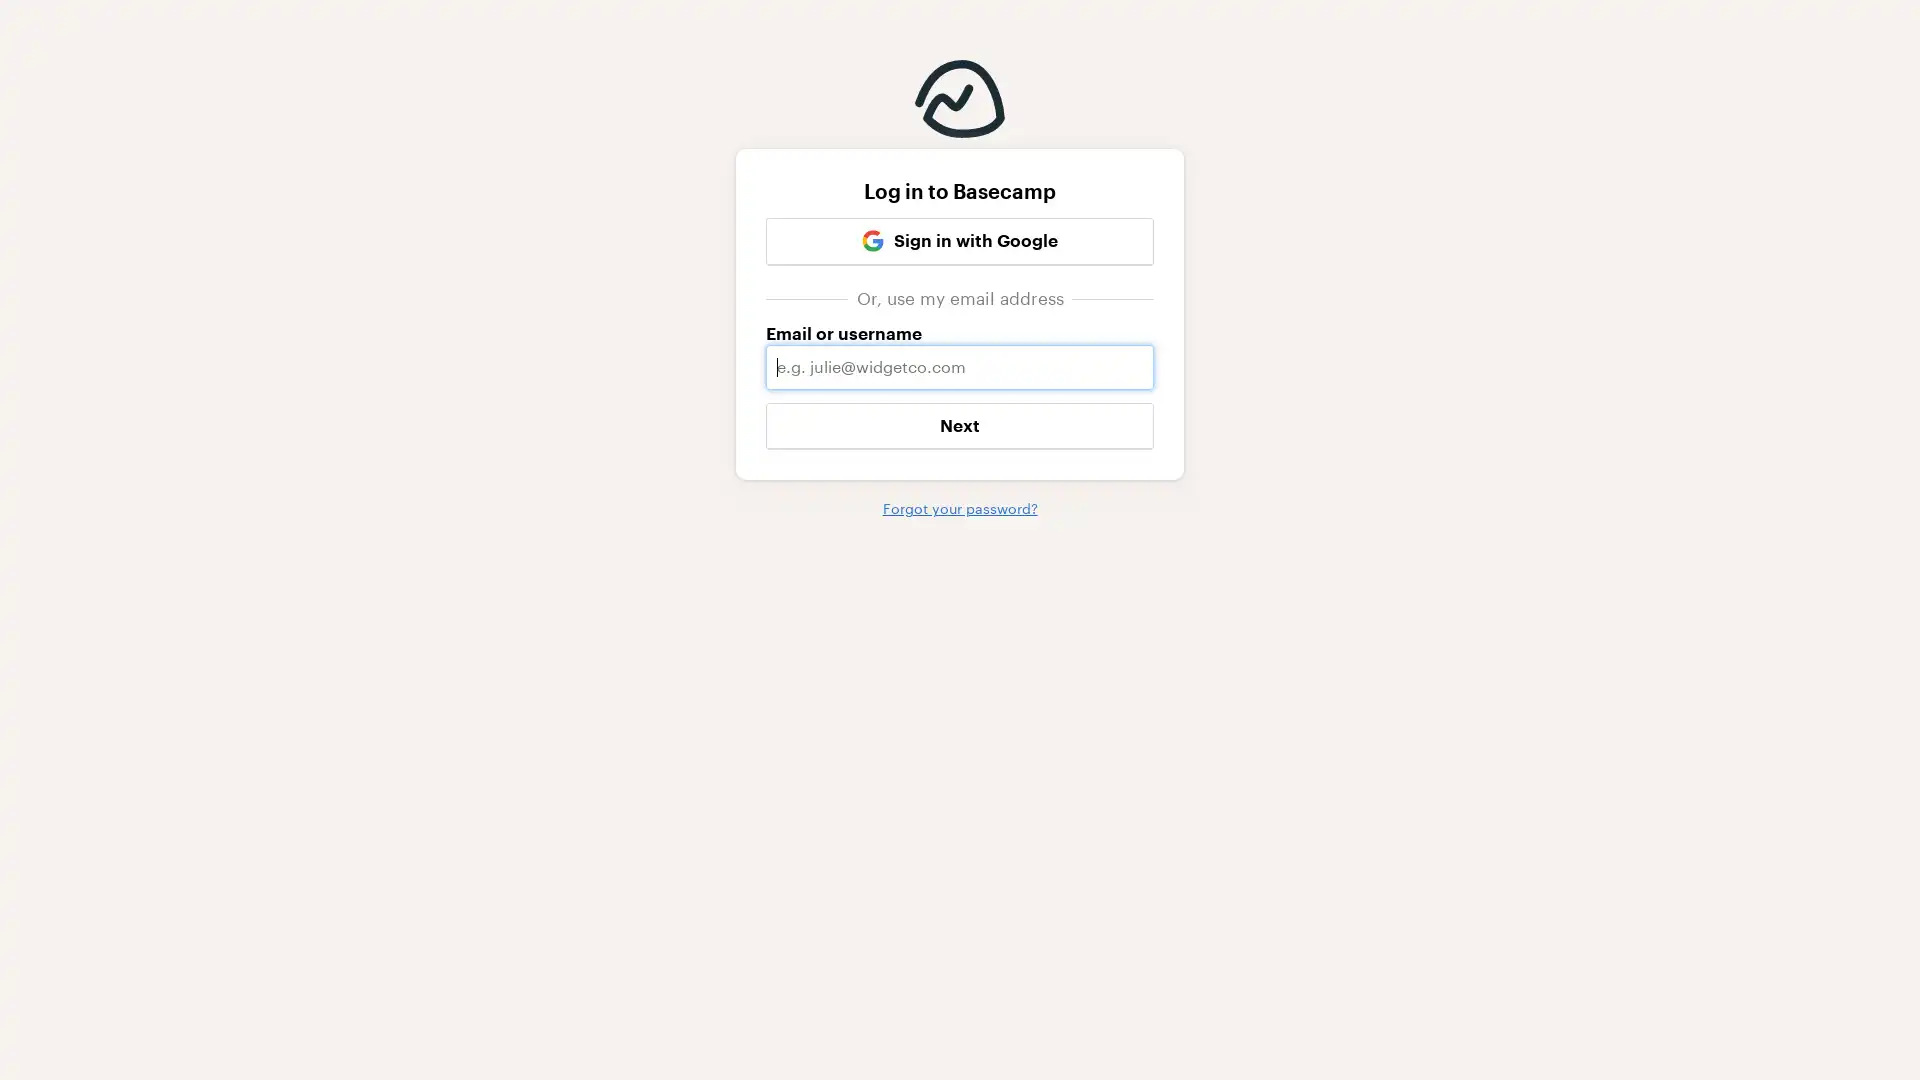  Describe the element at coordinates (960, 241) in the screenshot. I see `Google Sign in with Google` at that location.